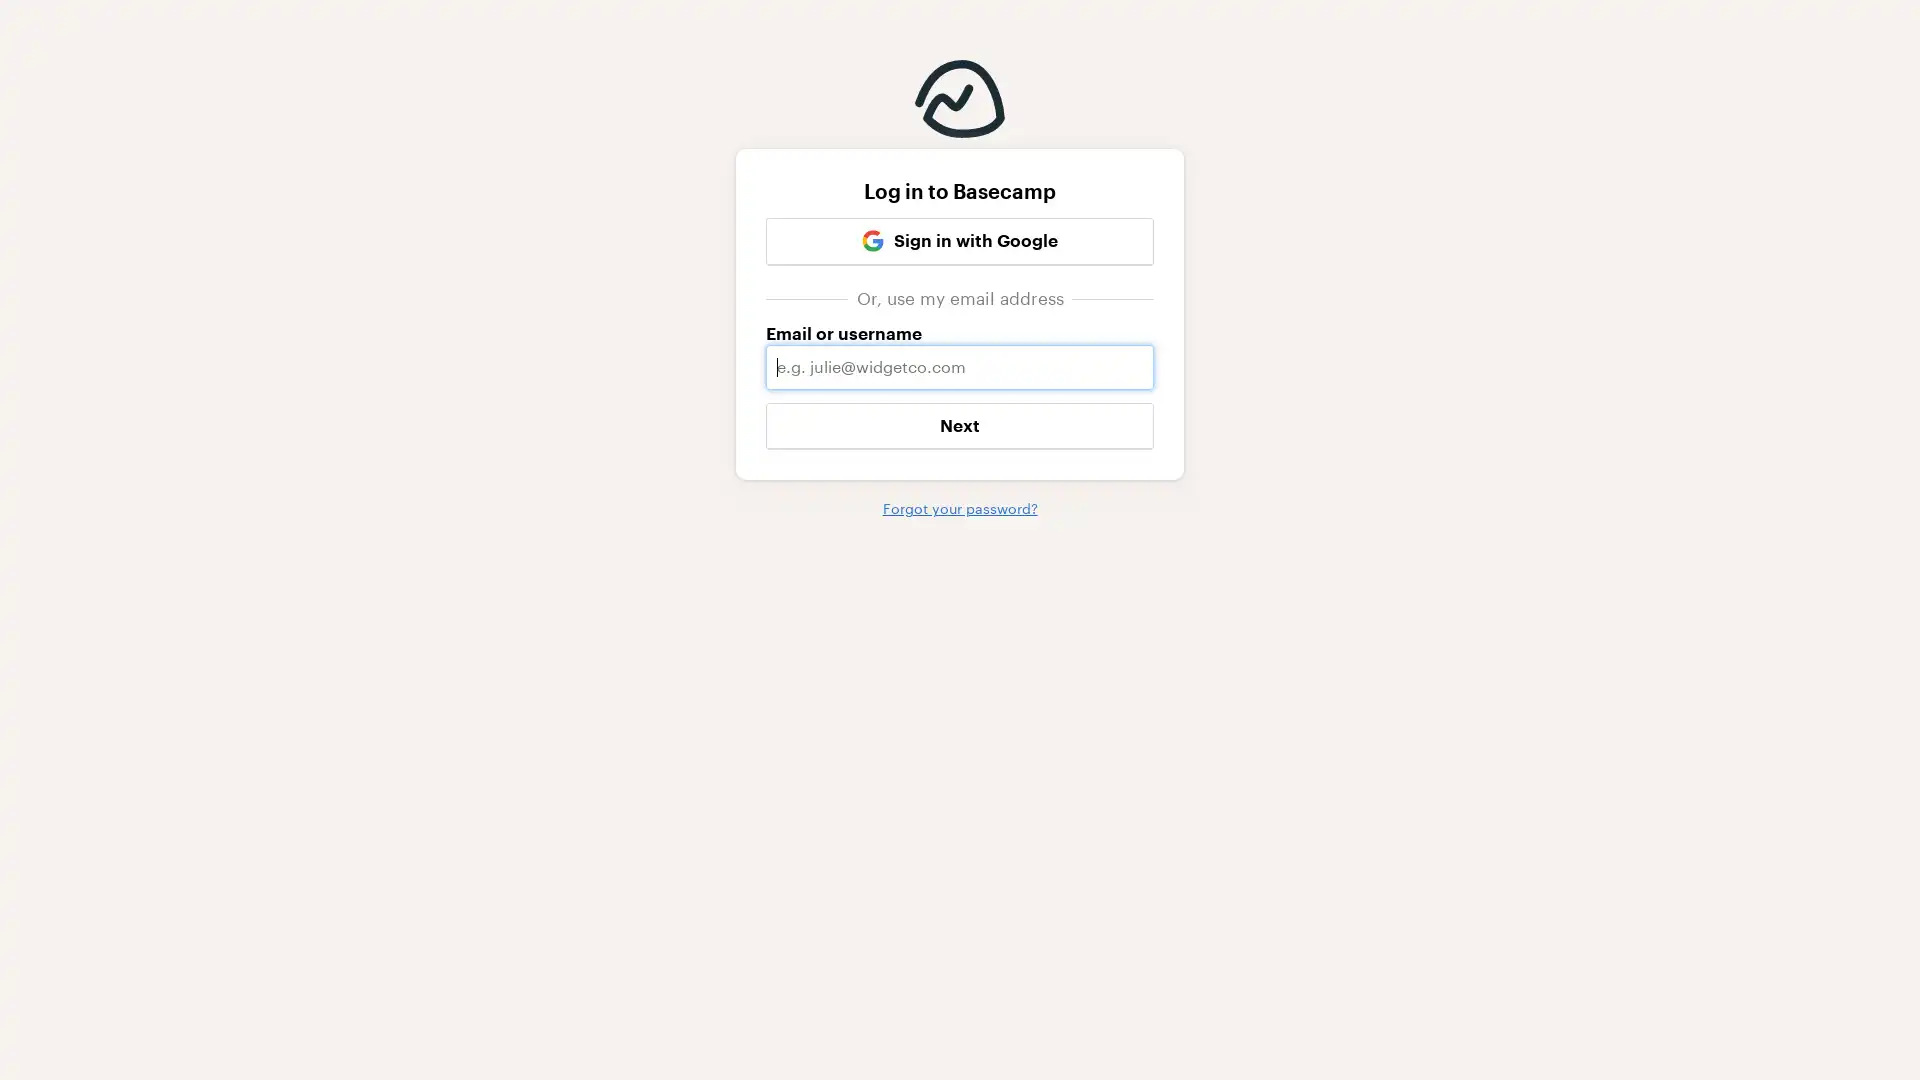  Describe the element at coordinates (960, 241) in the screenshot. I see `Google Sign in with Google` at that location.